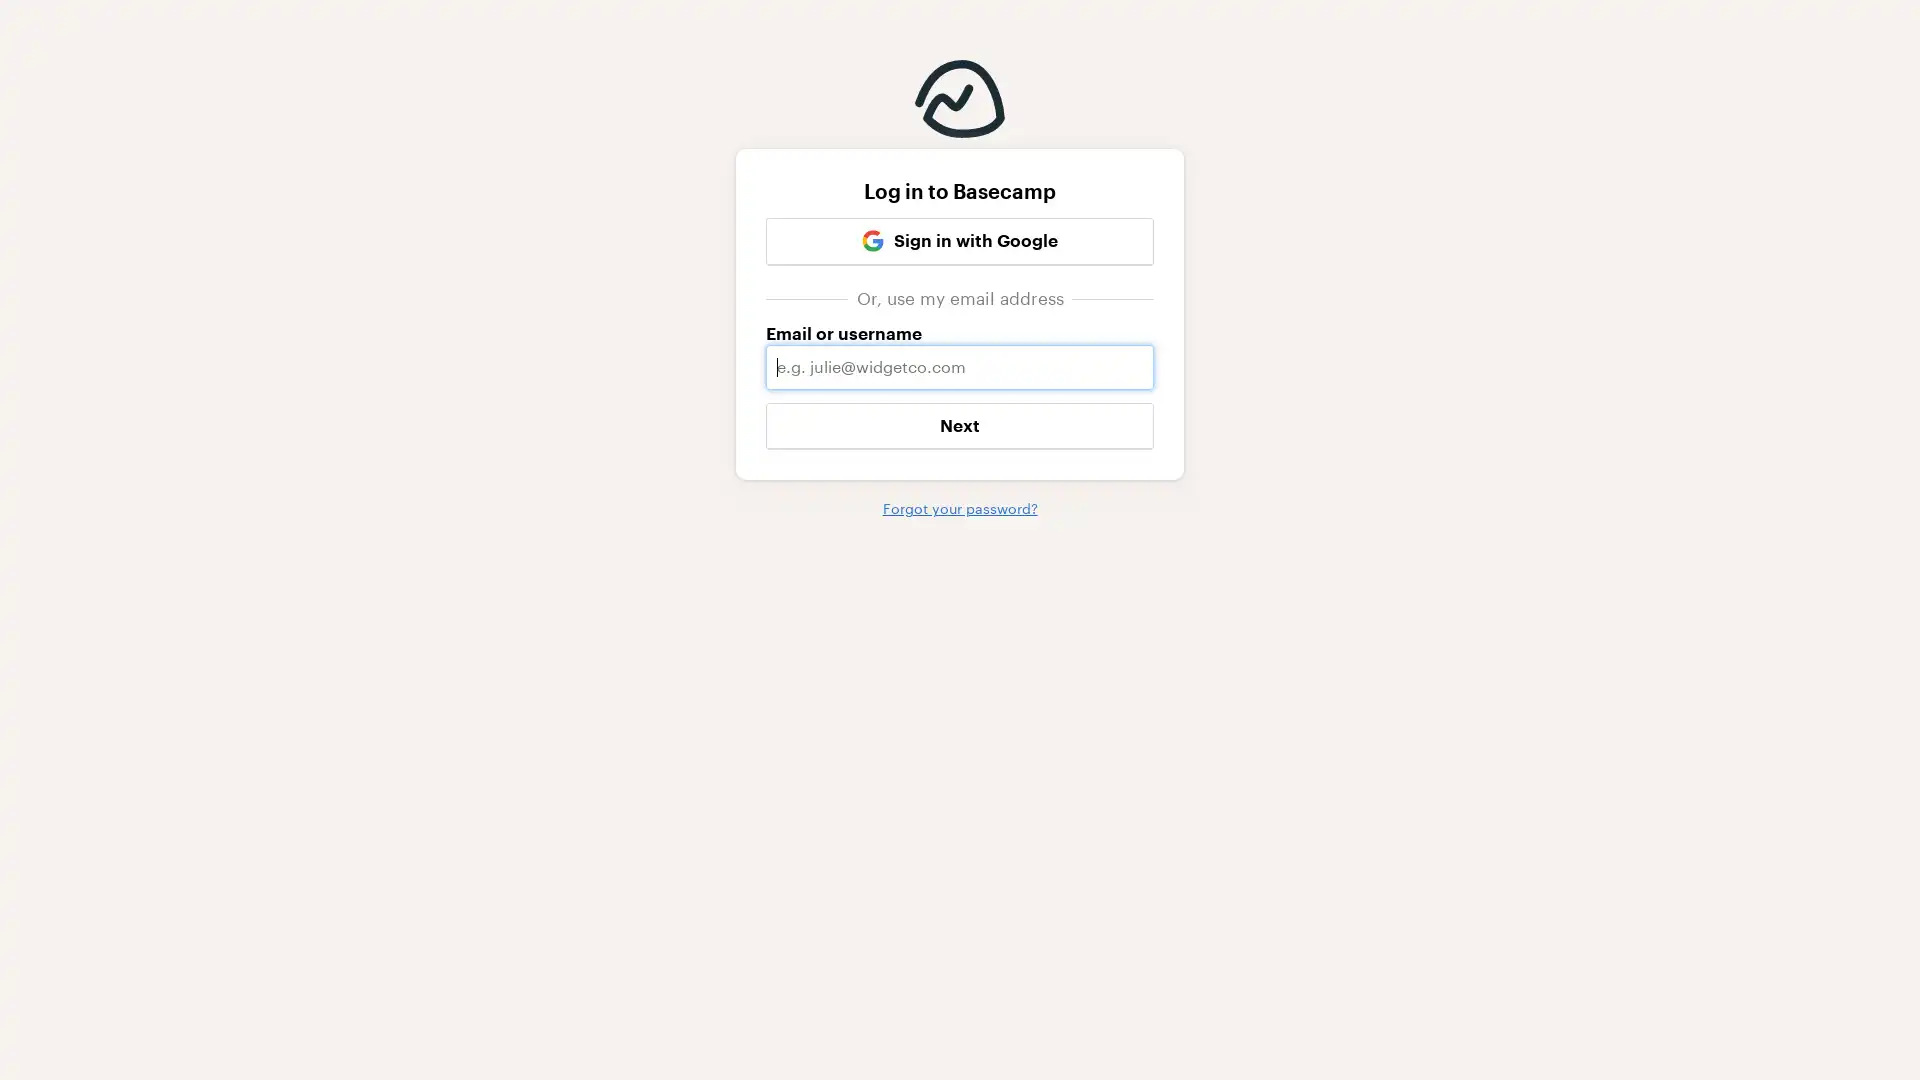  Describe the element at coordinates (960, 241) in the screenshot. I see `Google Sign in with Google` at that location.